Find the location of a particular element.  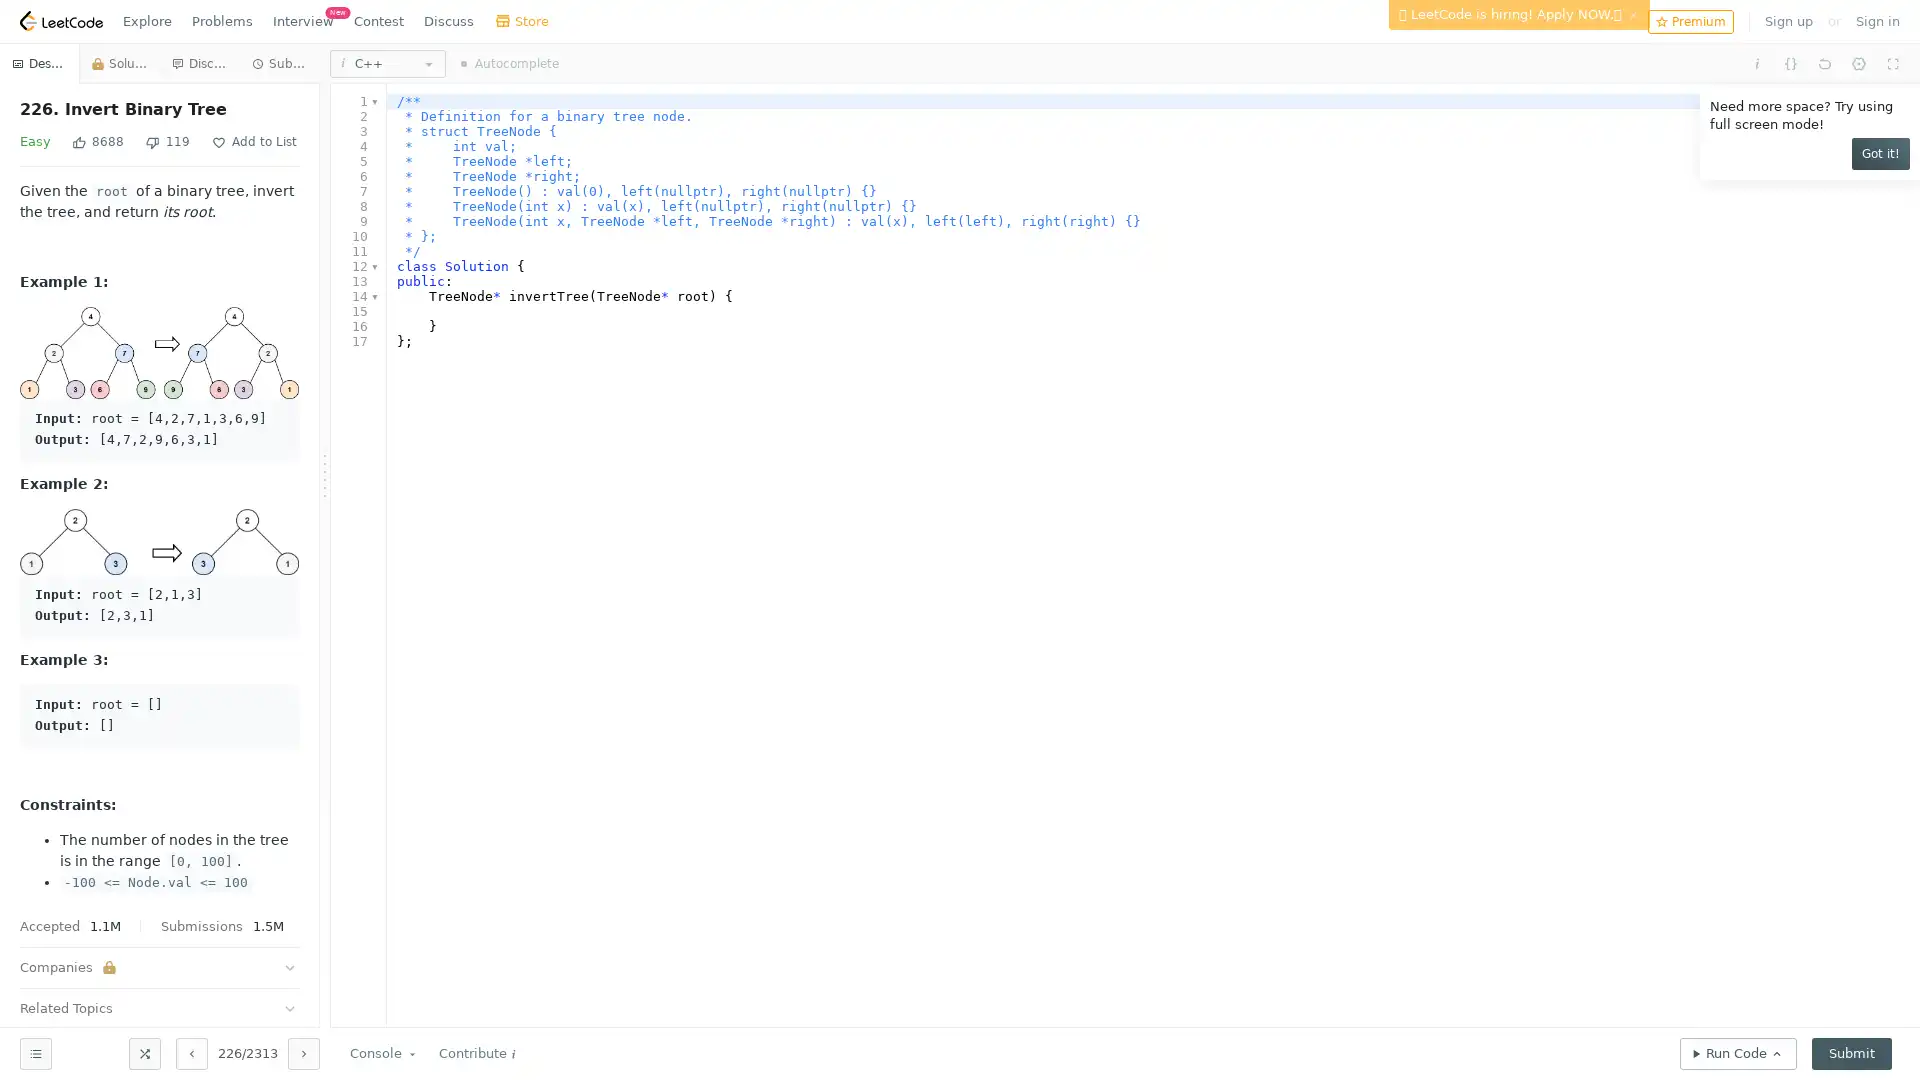

Got it! is located at coordinates (1880, 153).